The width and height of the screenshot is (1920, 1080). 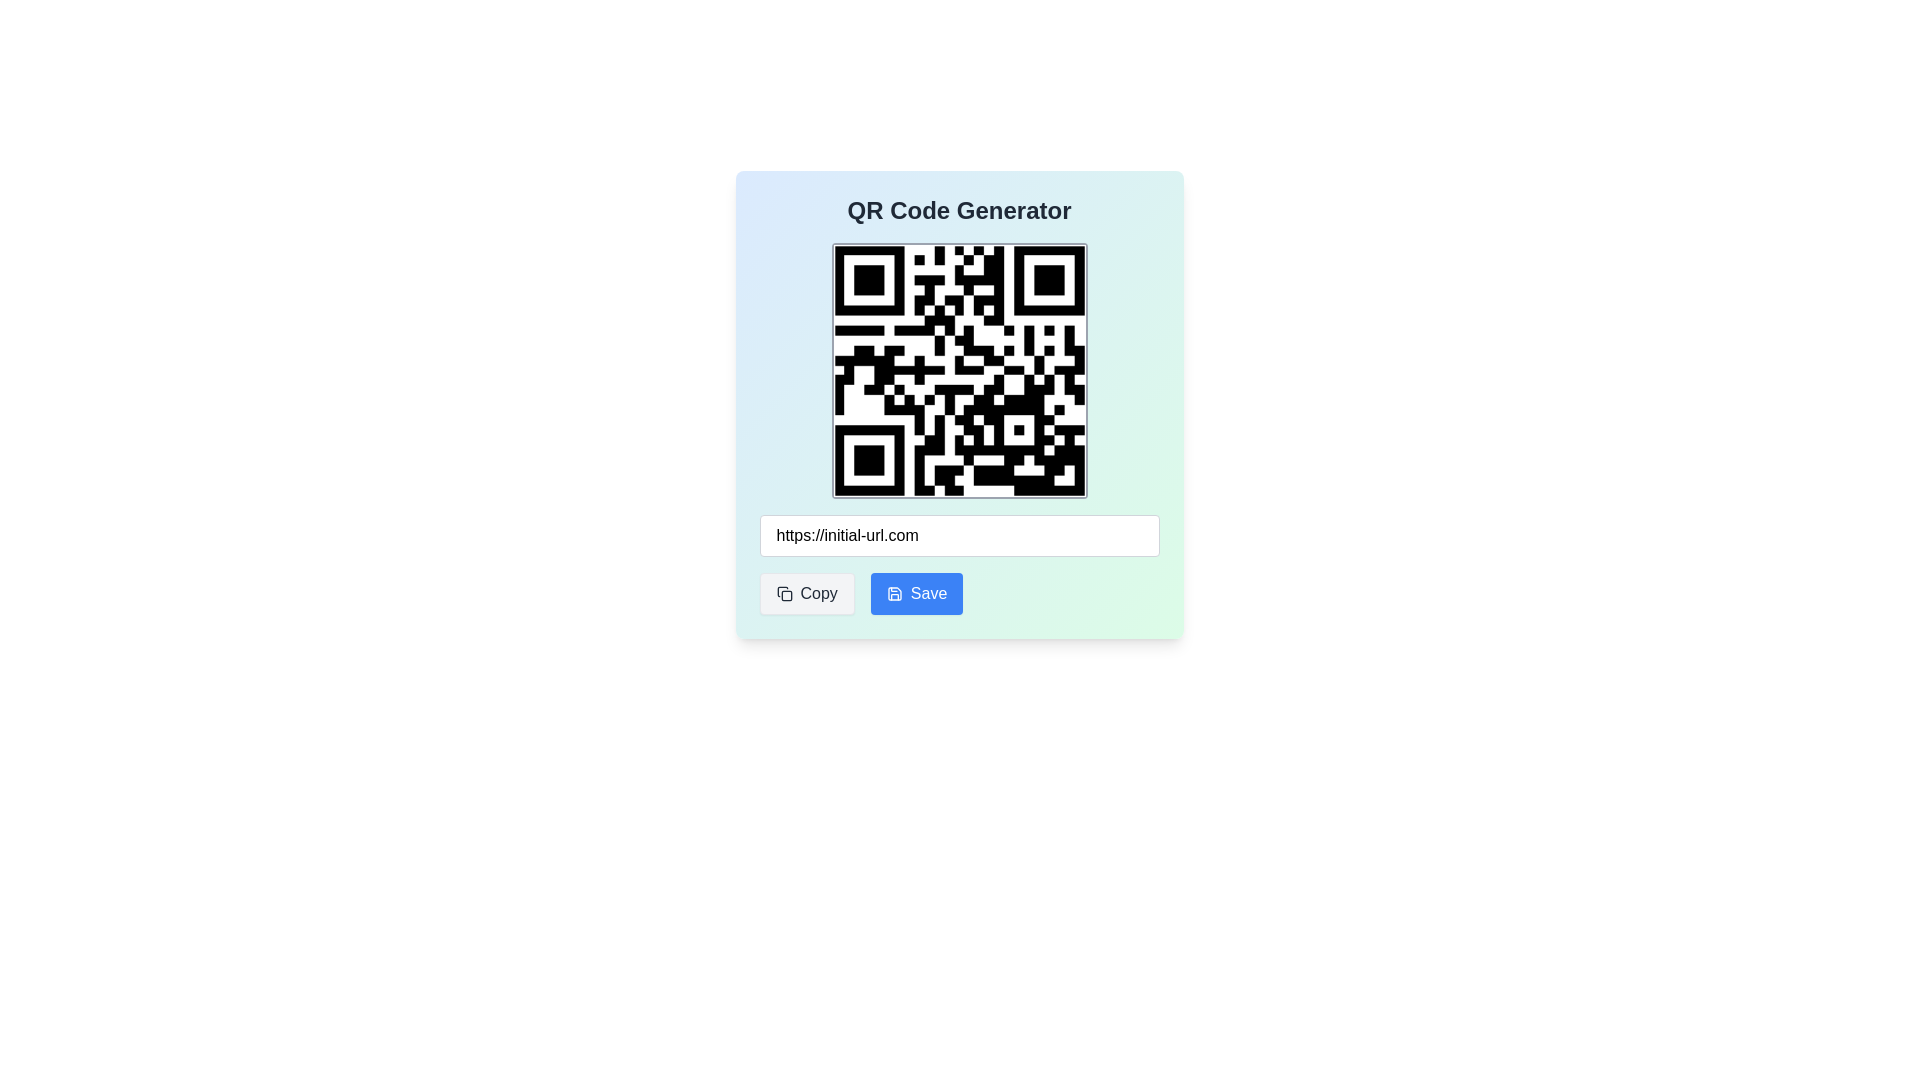 What do you see at coordinates (893, 593) in the screenshot?
I see `the save action icon located on the left side of the 'Save' button in the QR code generator interface` at bounding box center [893, 593].